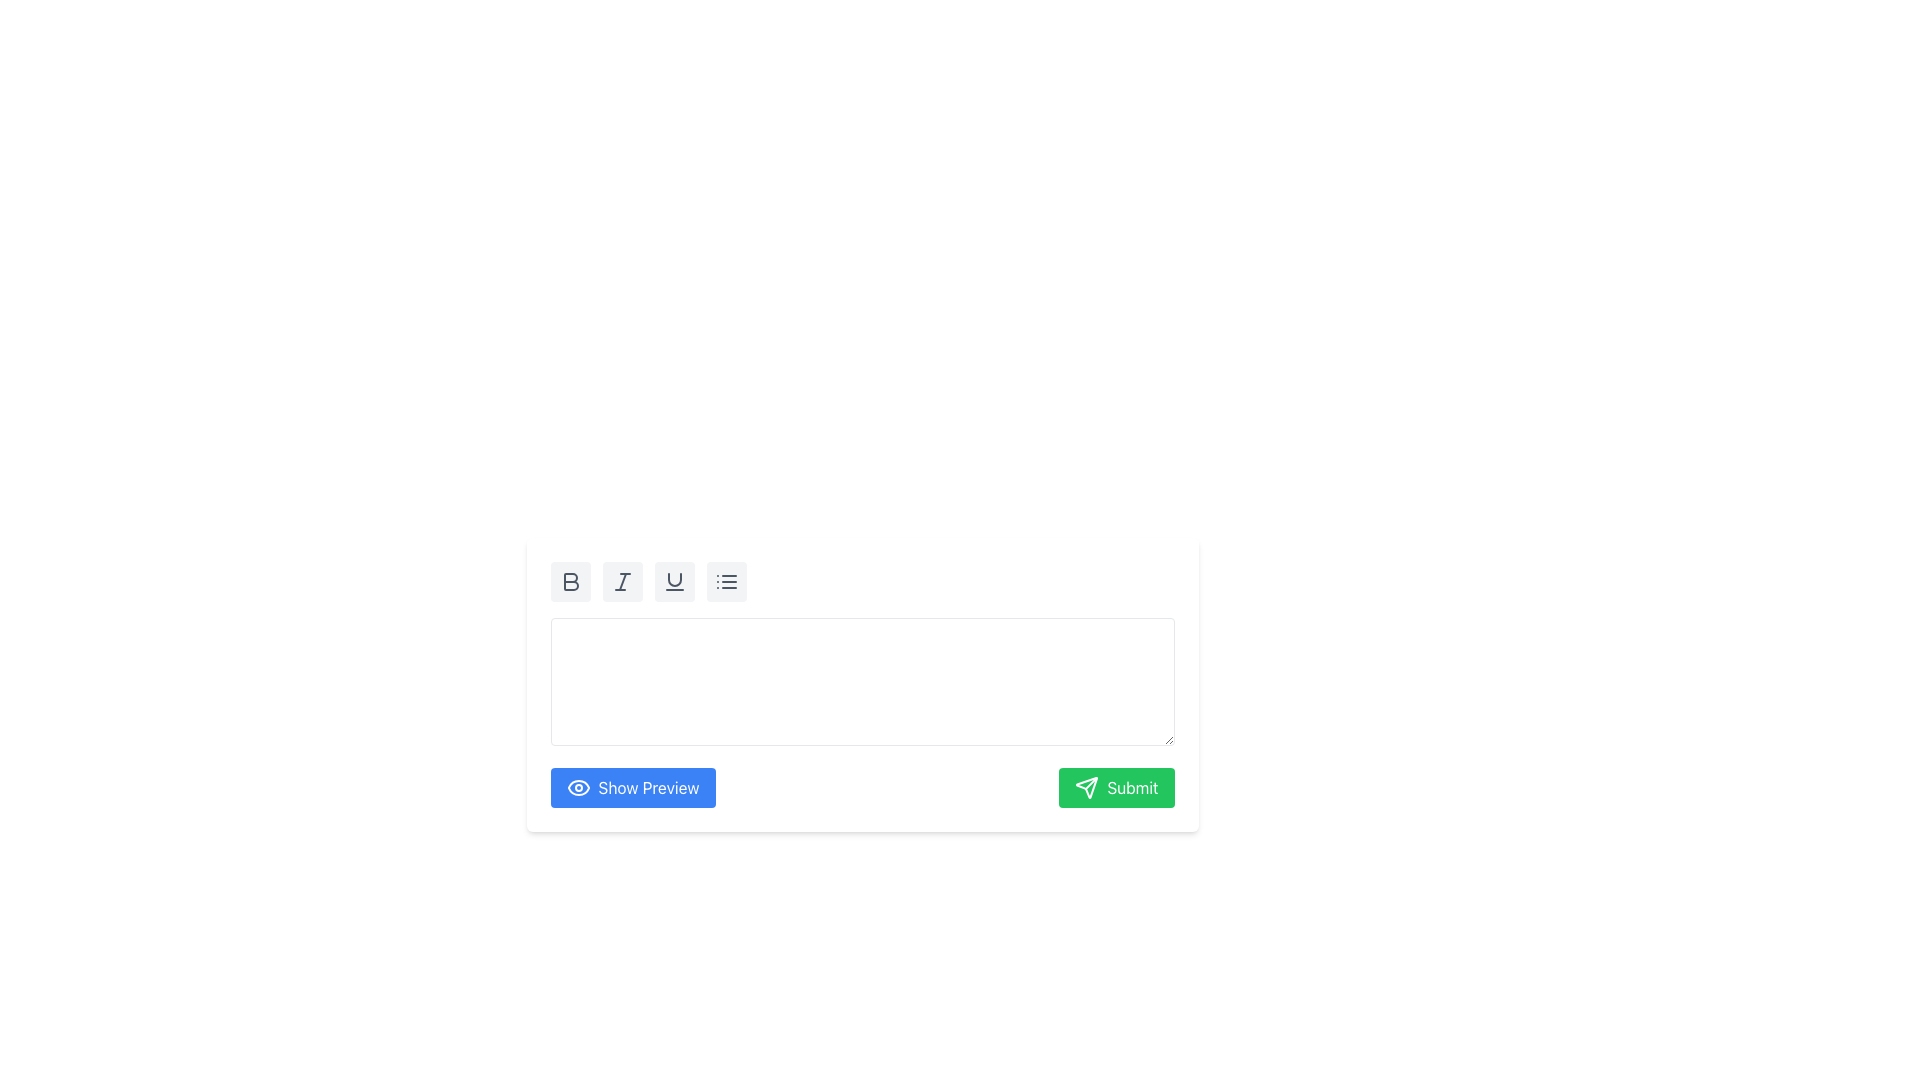  I want to click on the send action icon, which is a triangular paper plane icon located within the green 'Submit' button at the bottom-right of the form, so click(1086, 786).